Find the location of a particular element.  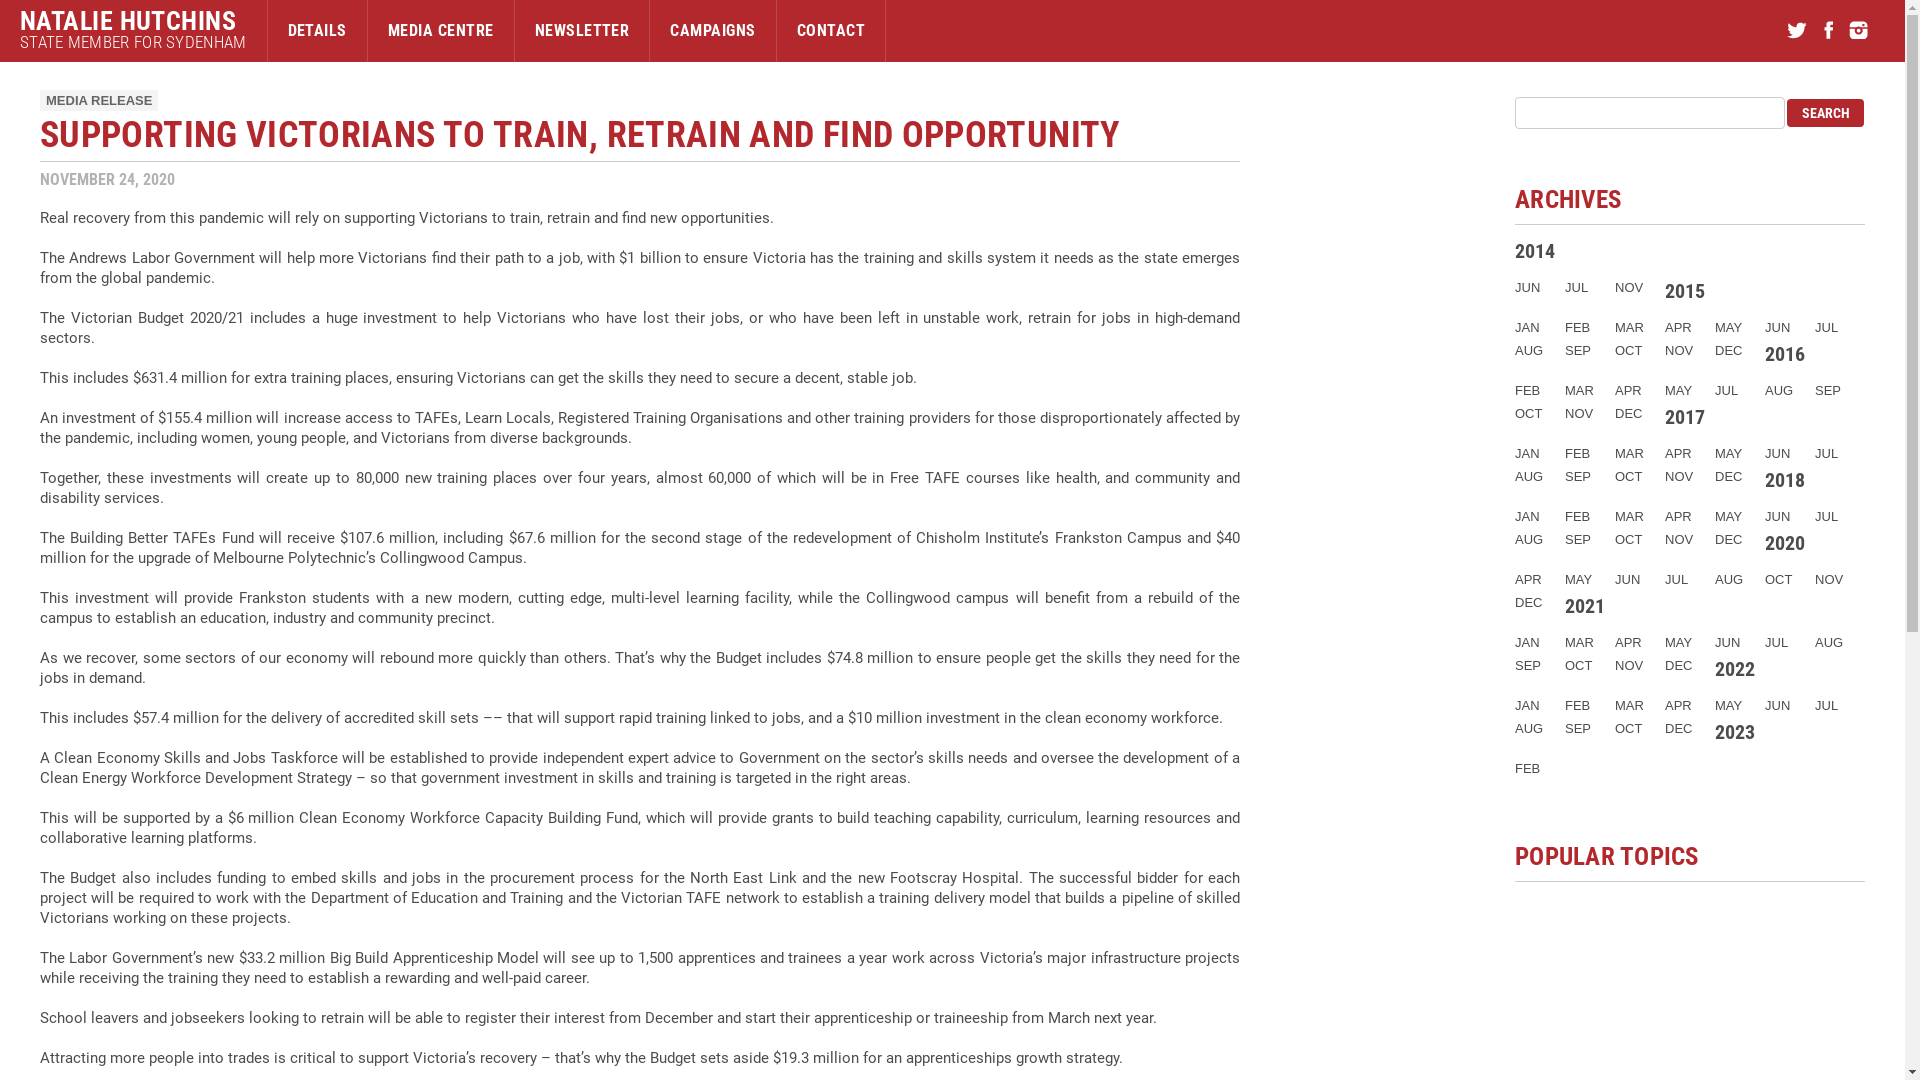

'2021' is located at coordinates (1583, 604).